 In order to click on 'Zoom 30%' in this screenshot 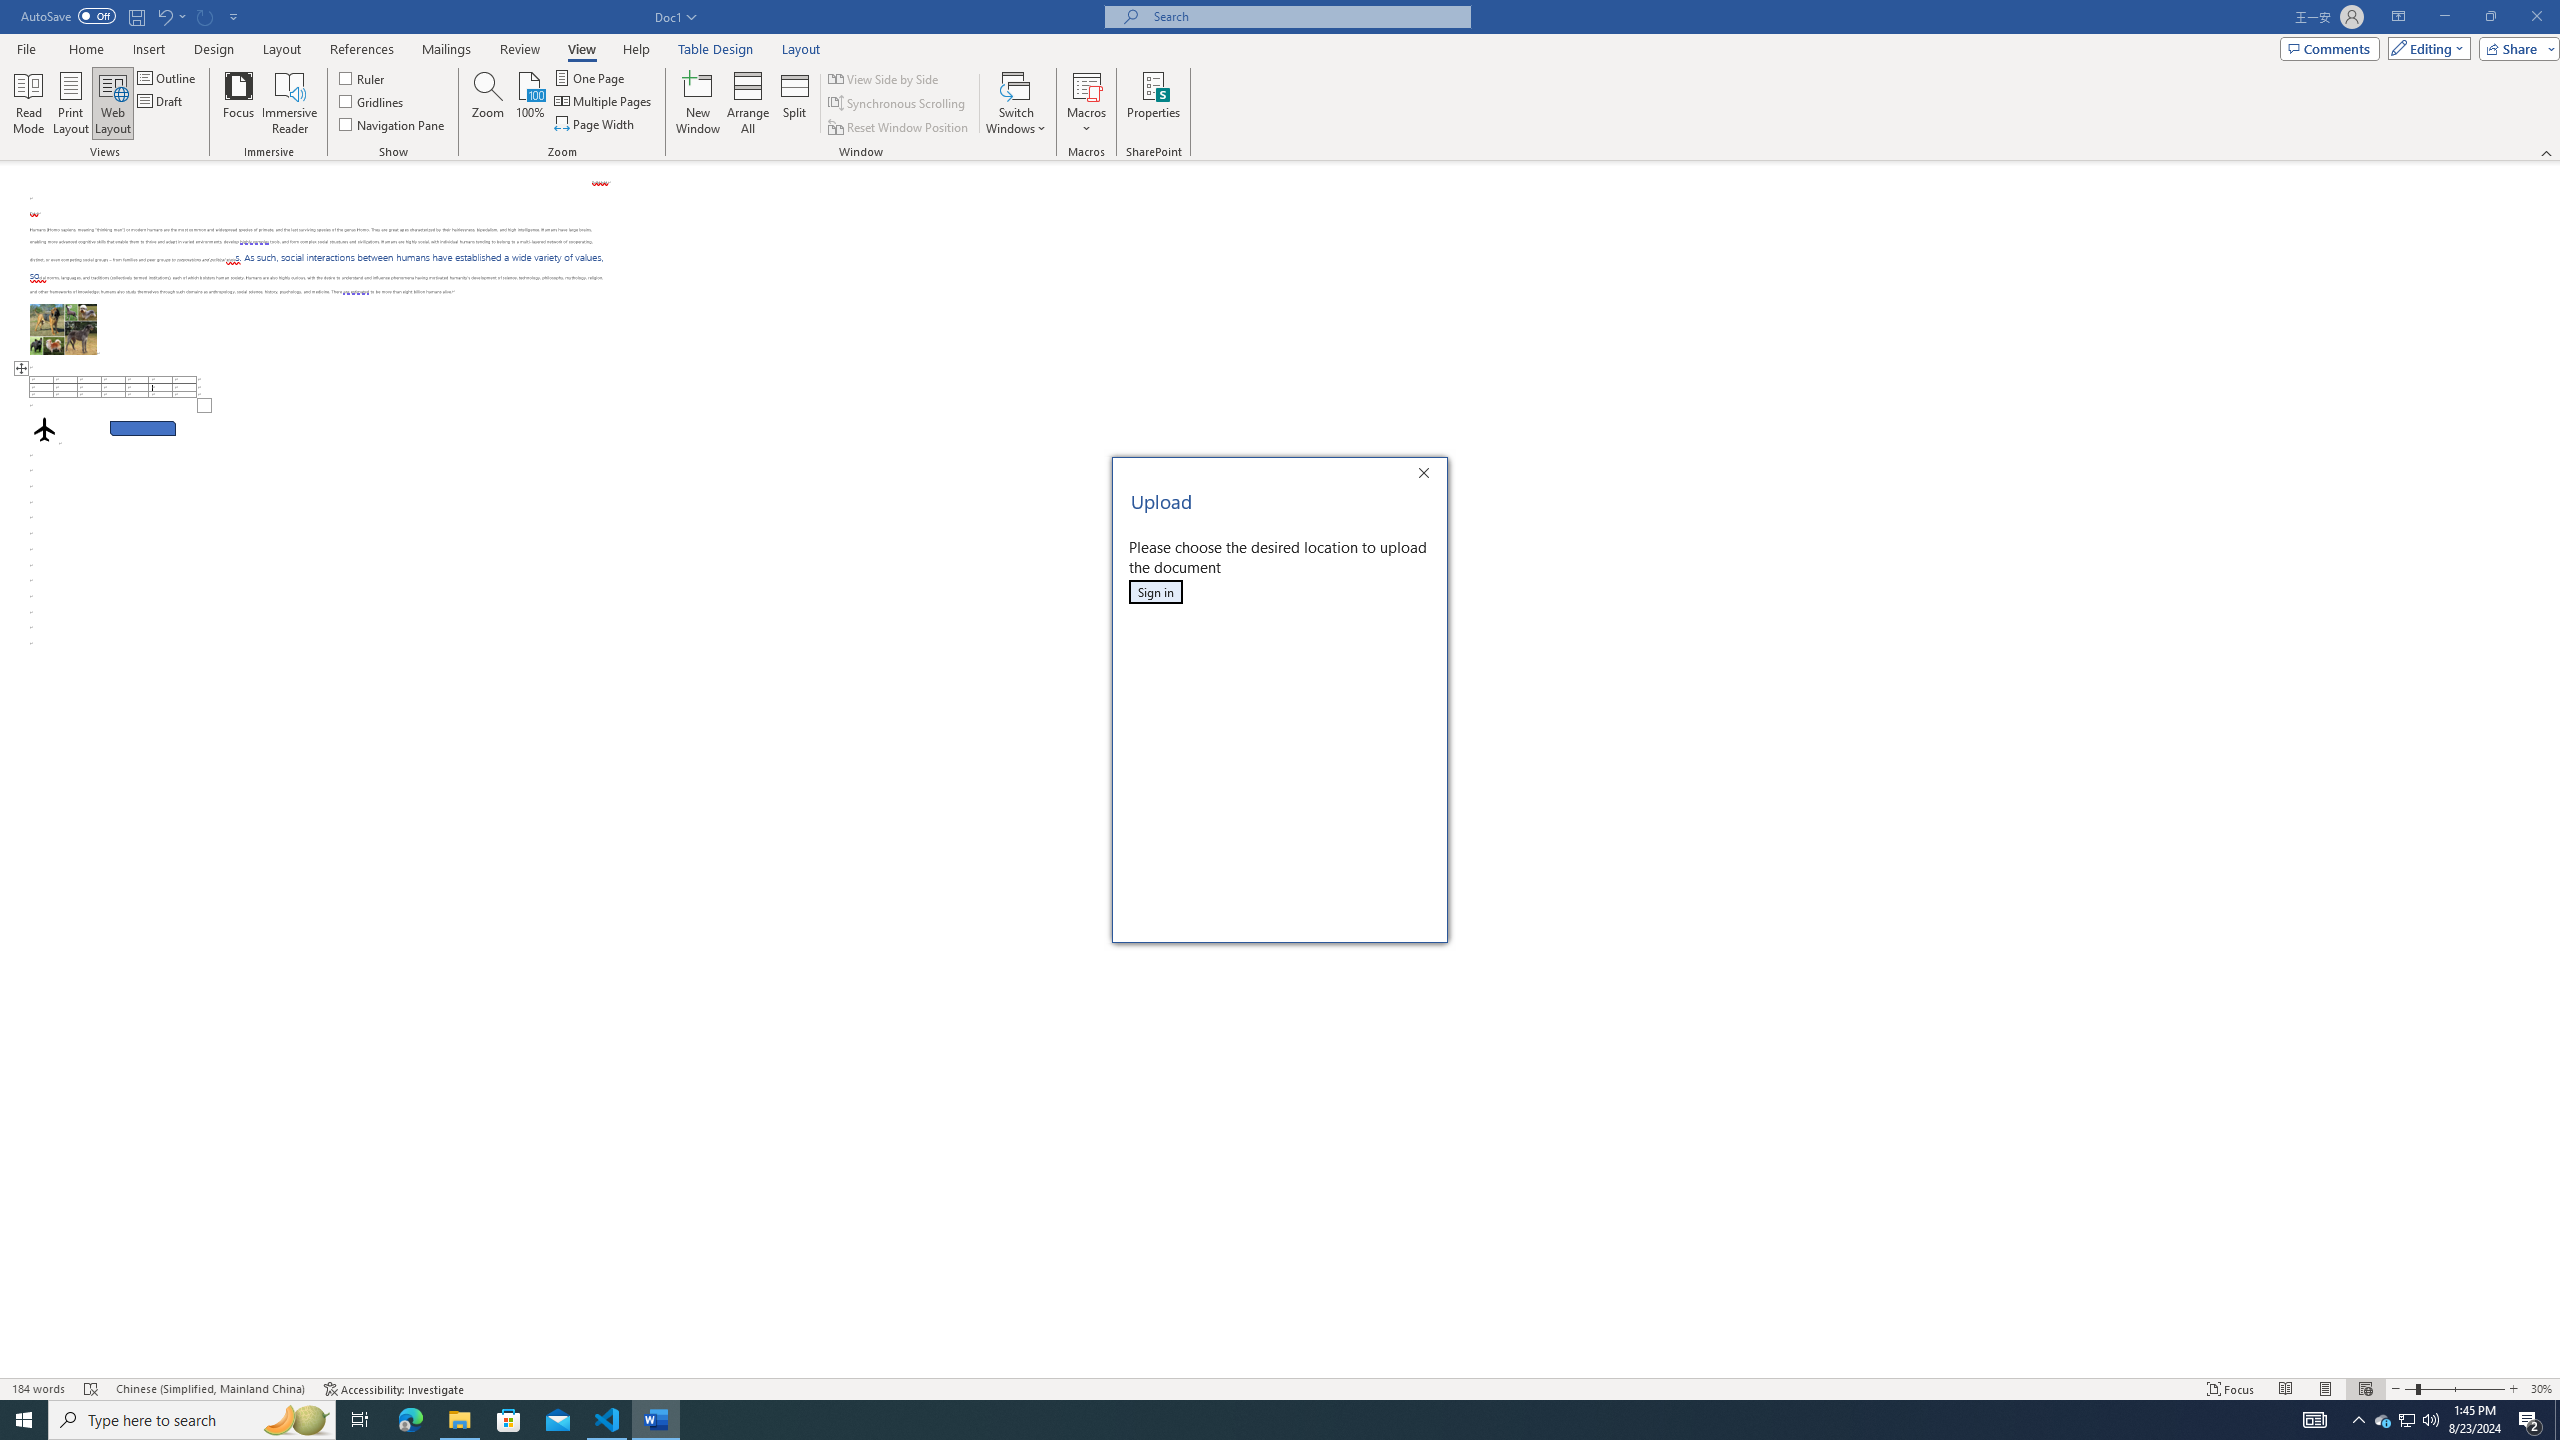, I will do `click(2541, 1389)`.